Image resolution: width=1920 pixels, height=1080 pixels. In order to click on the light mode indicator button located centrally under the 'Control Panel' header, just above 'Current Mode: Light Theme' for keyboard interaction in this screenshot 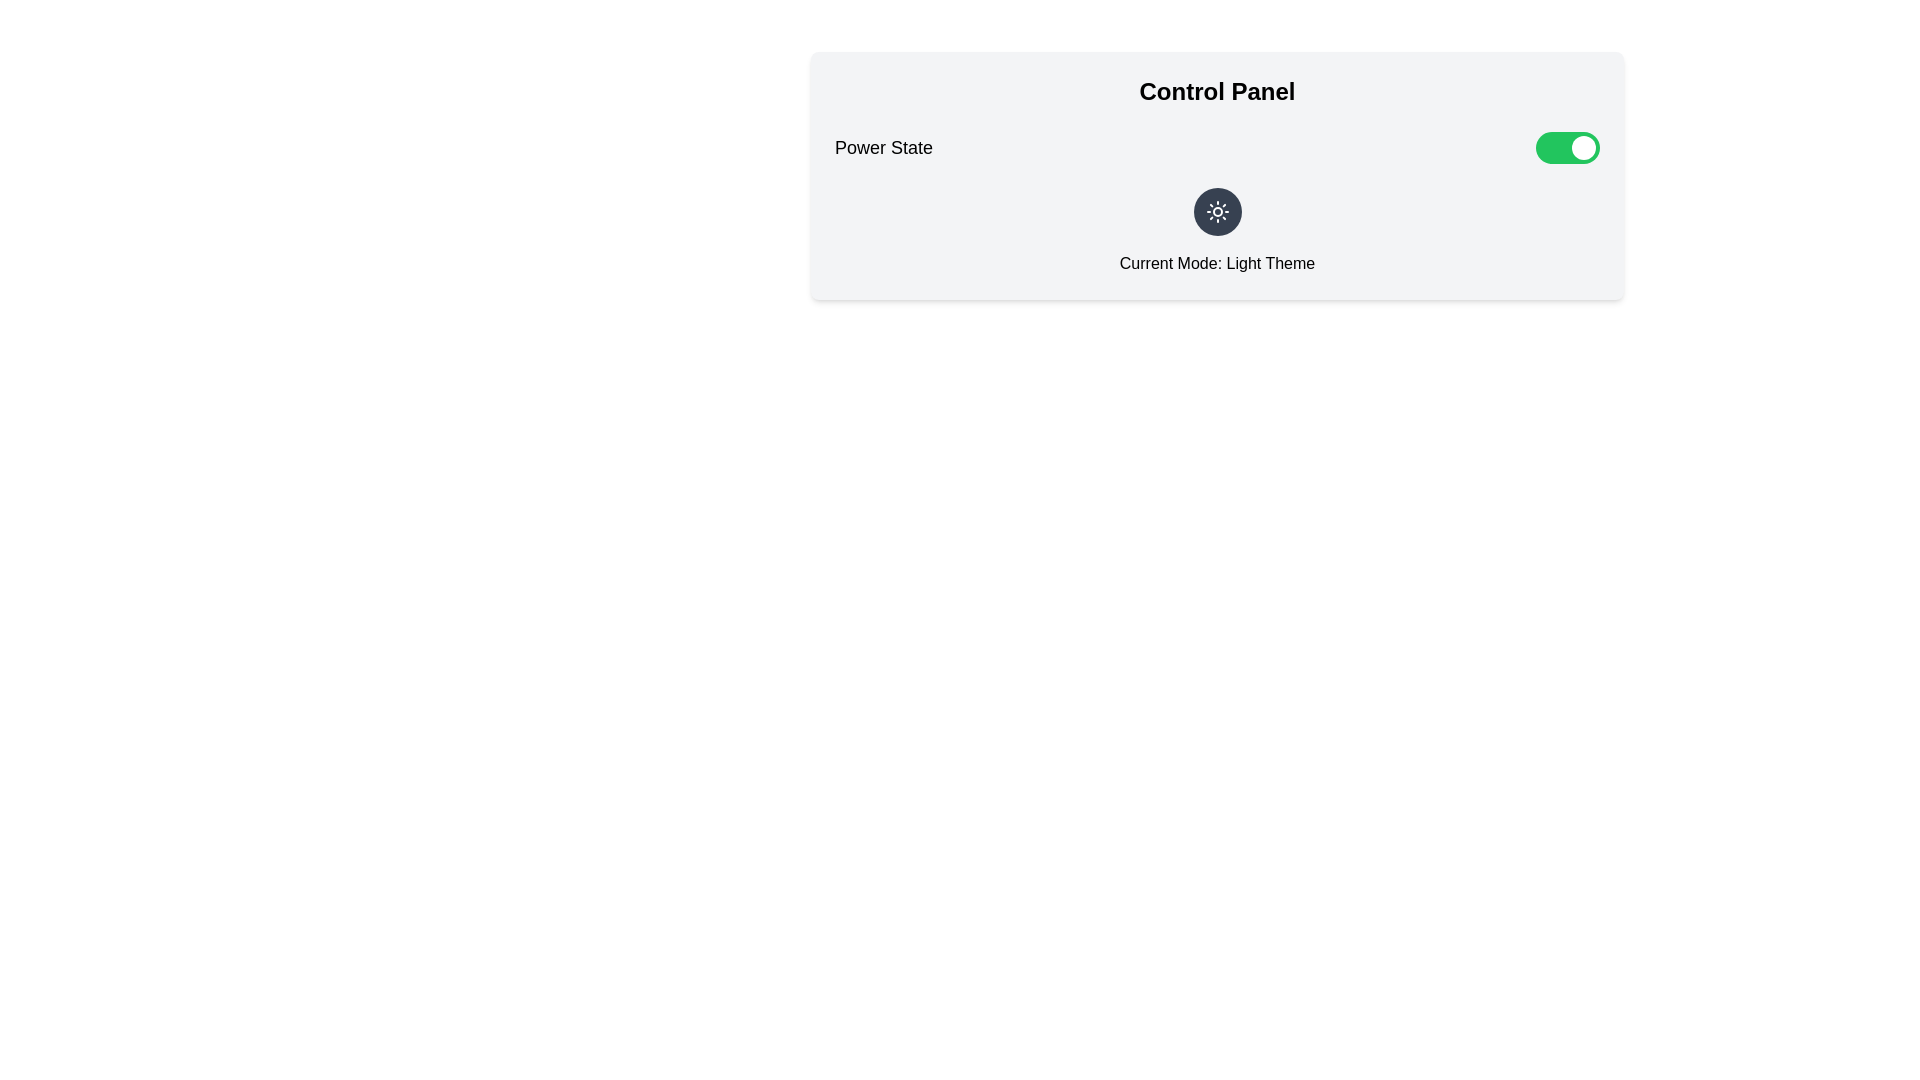, I will do `click(1216, 212)`.